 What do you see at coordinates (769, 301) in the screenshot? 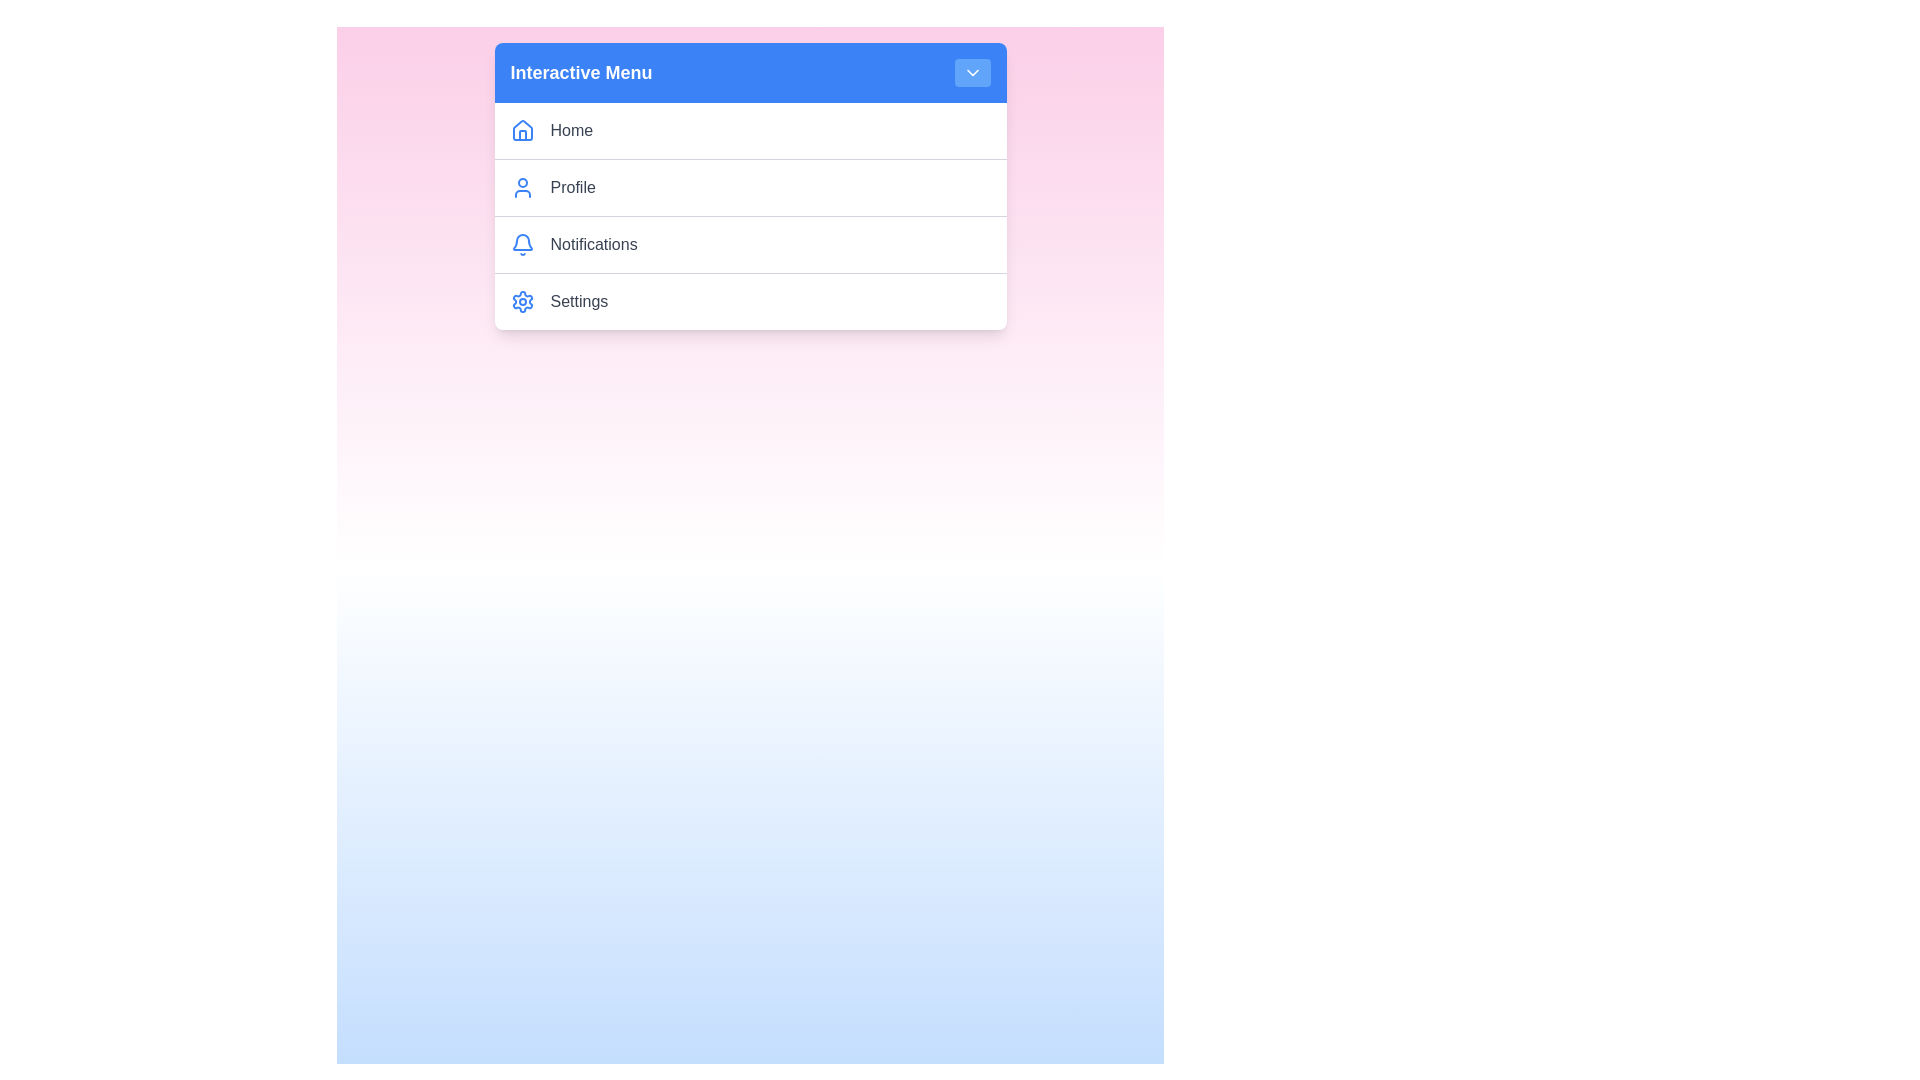
I see `the menu item Settings by clicking on it` at bounding box center [769, 301].